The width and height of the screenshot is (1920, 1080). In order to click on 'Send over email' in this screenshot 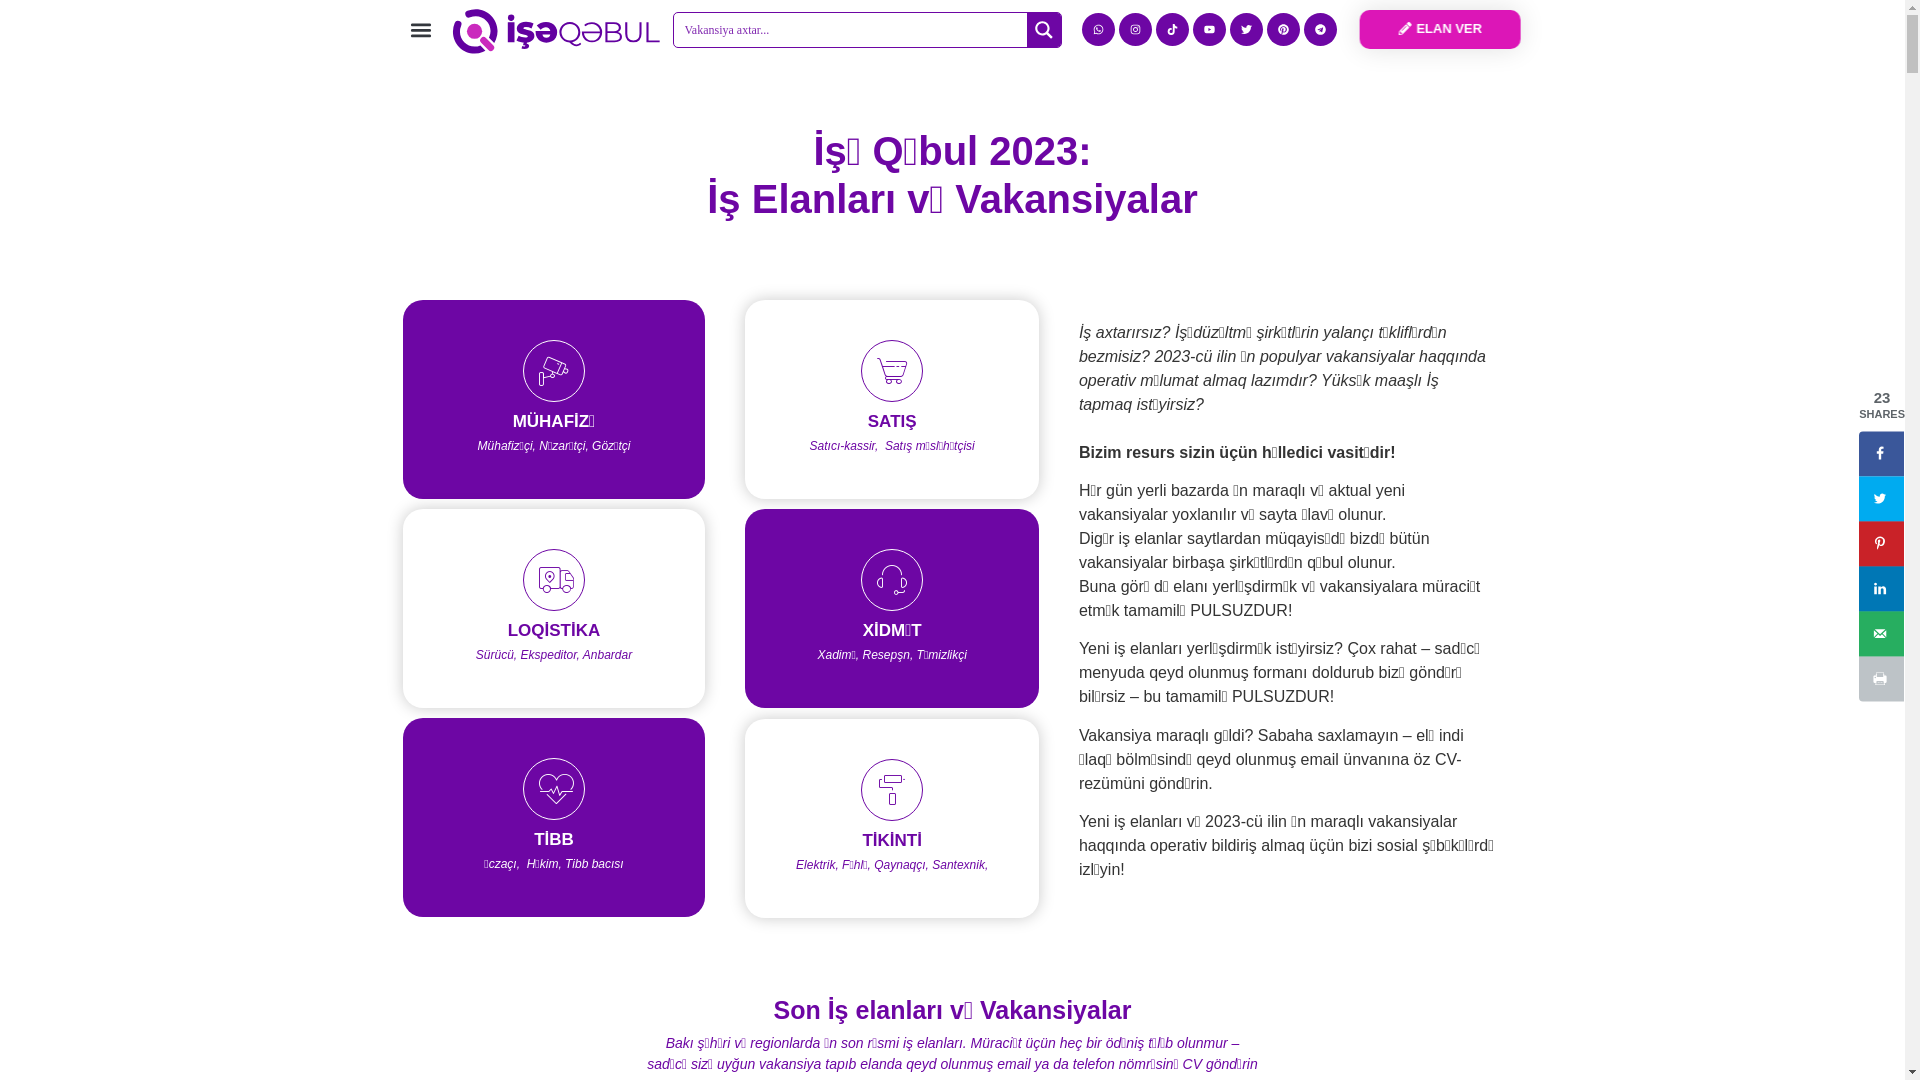, I will do `click(1880, 633)`.